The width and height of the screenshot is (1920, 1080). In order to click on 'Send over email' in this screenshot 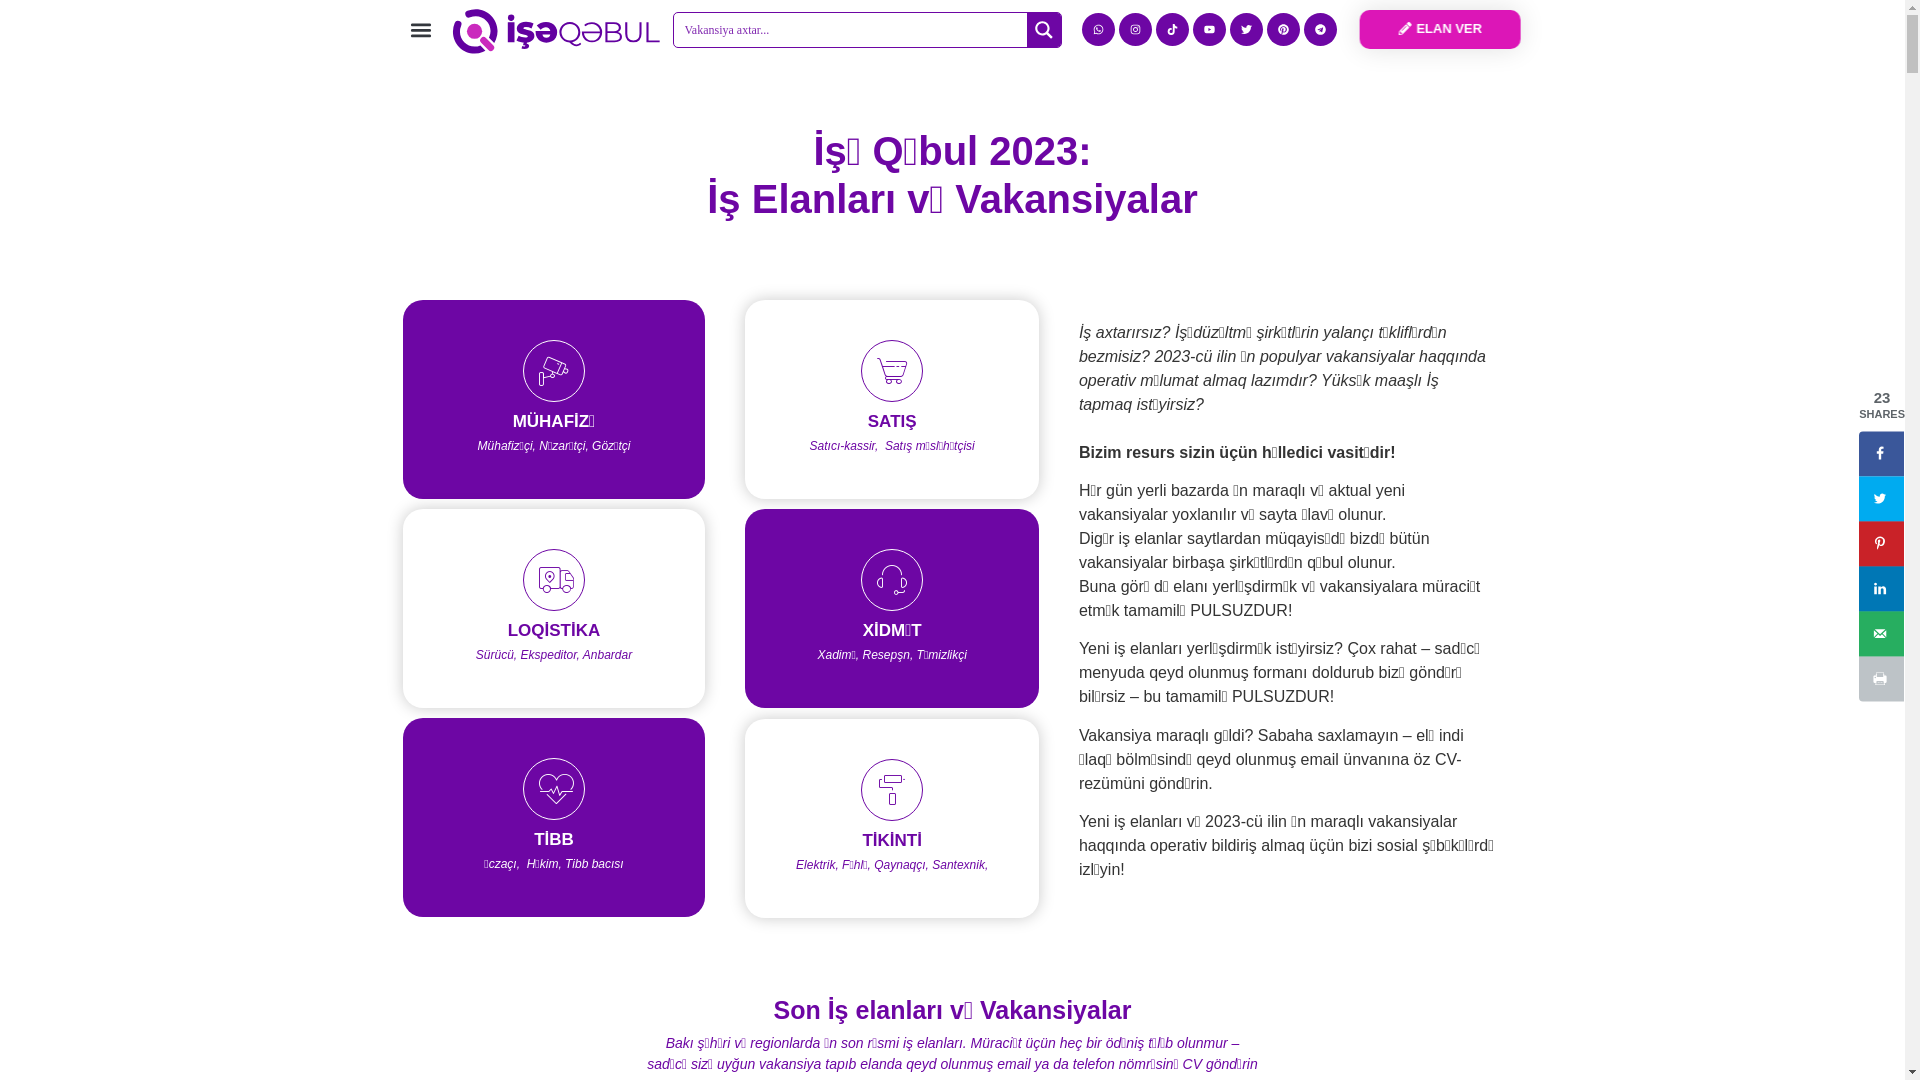, I will do `click(1880, 633)`.